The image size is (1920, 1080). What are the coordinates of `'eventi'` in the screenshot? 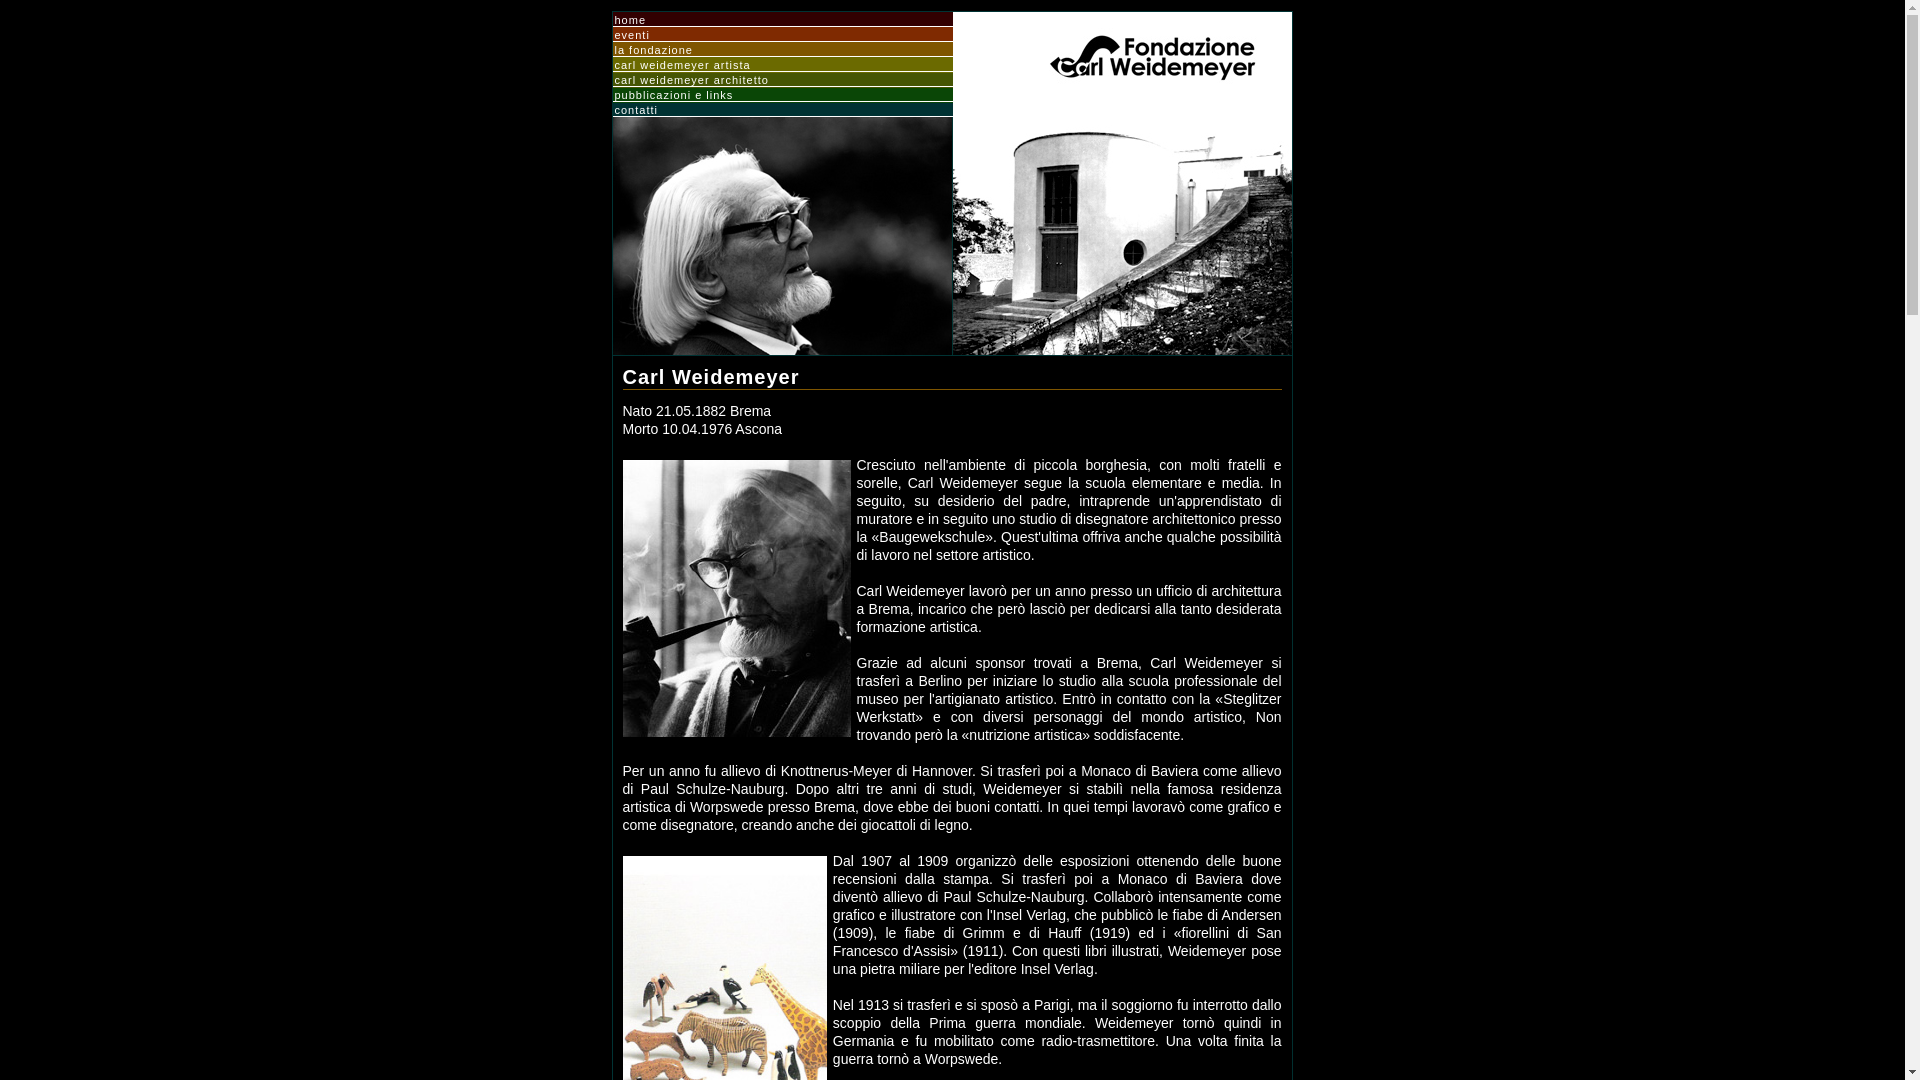 It's located at (781, 34).